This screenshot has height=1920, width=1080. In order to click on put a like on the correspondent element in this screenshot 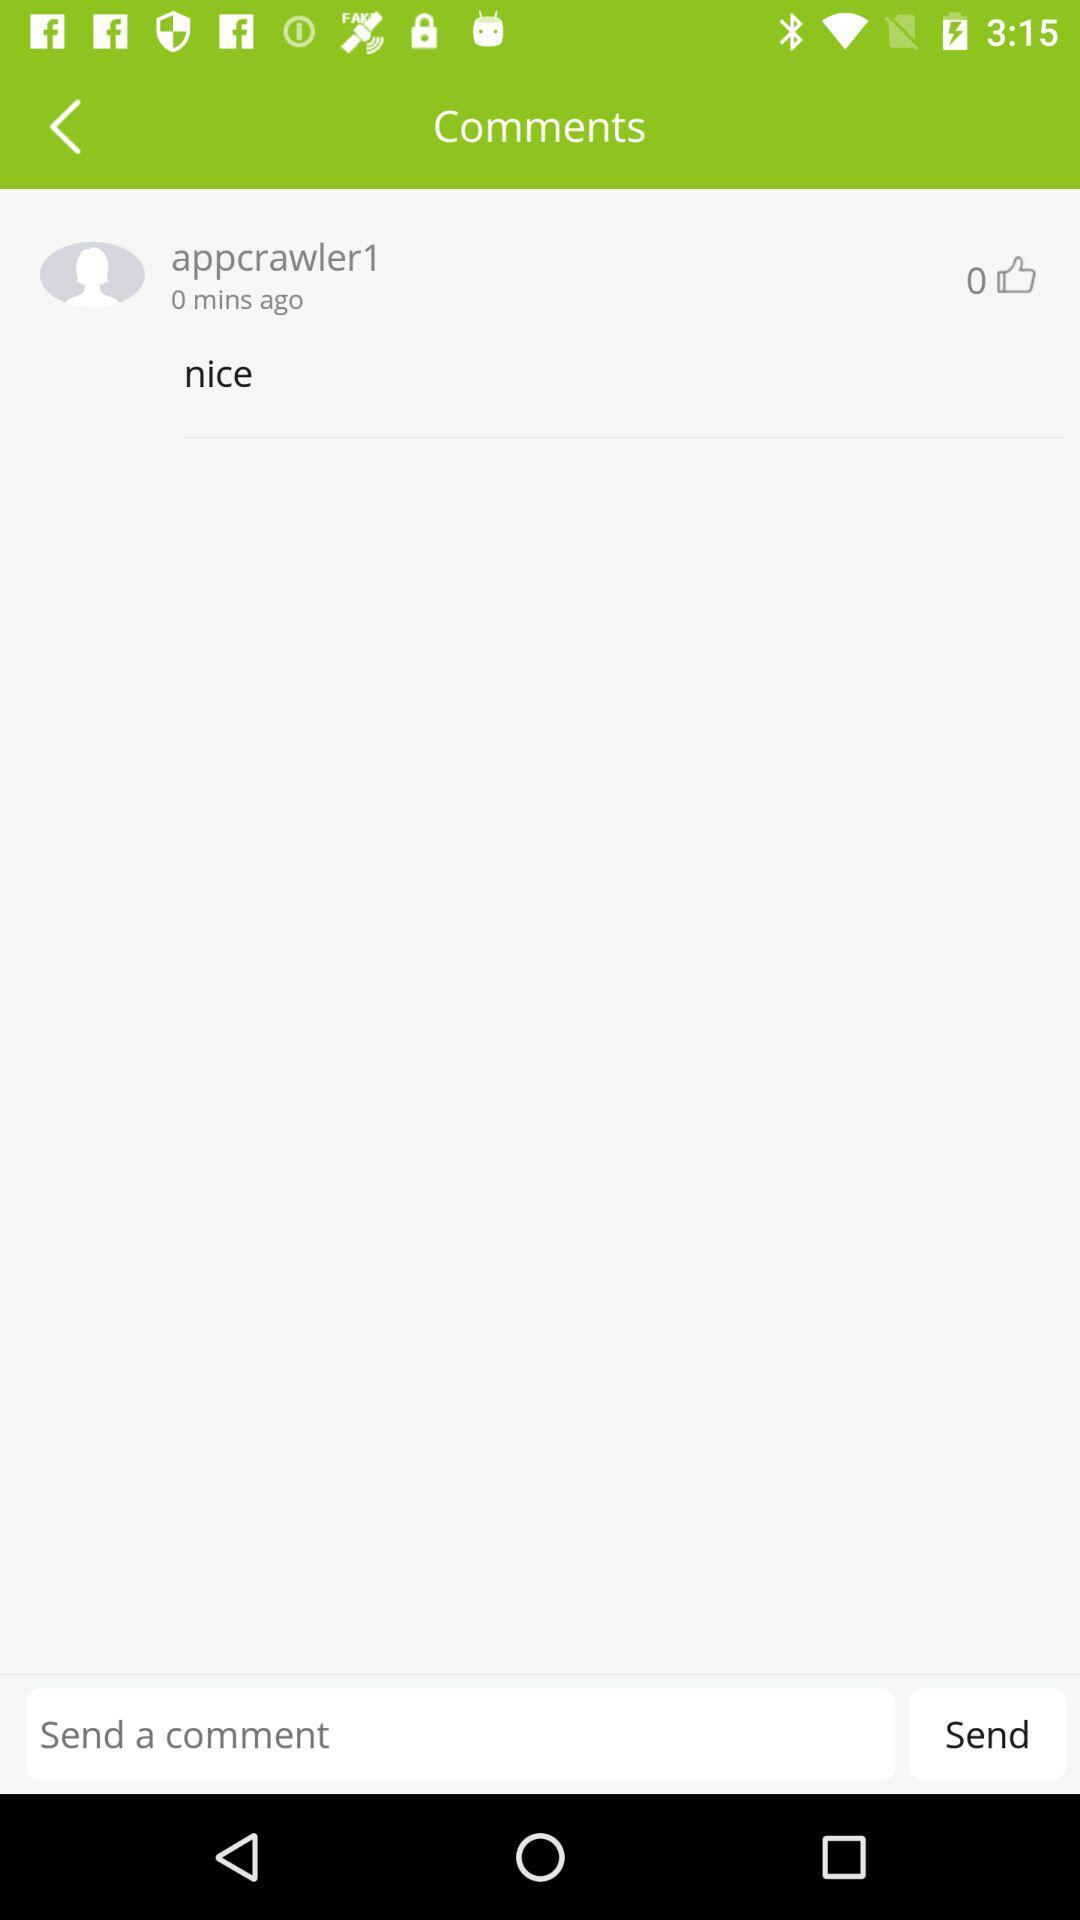, I will do `click(1014, 273)`.